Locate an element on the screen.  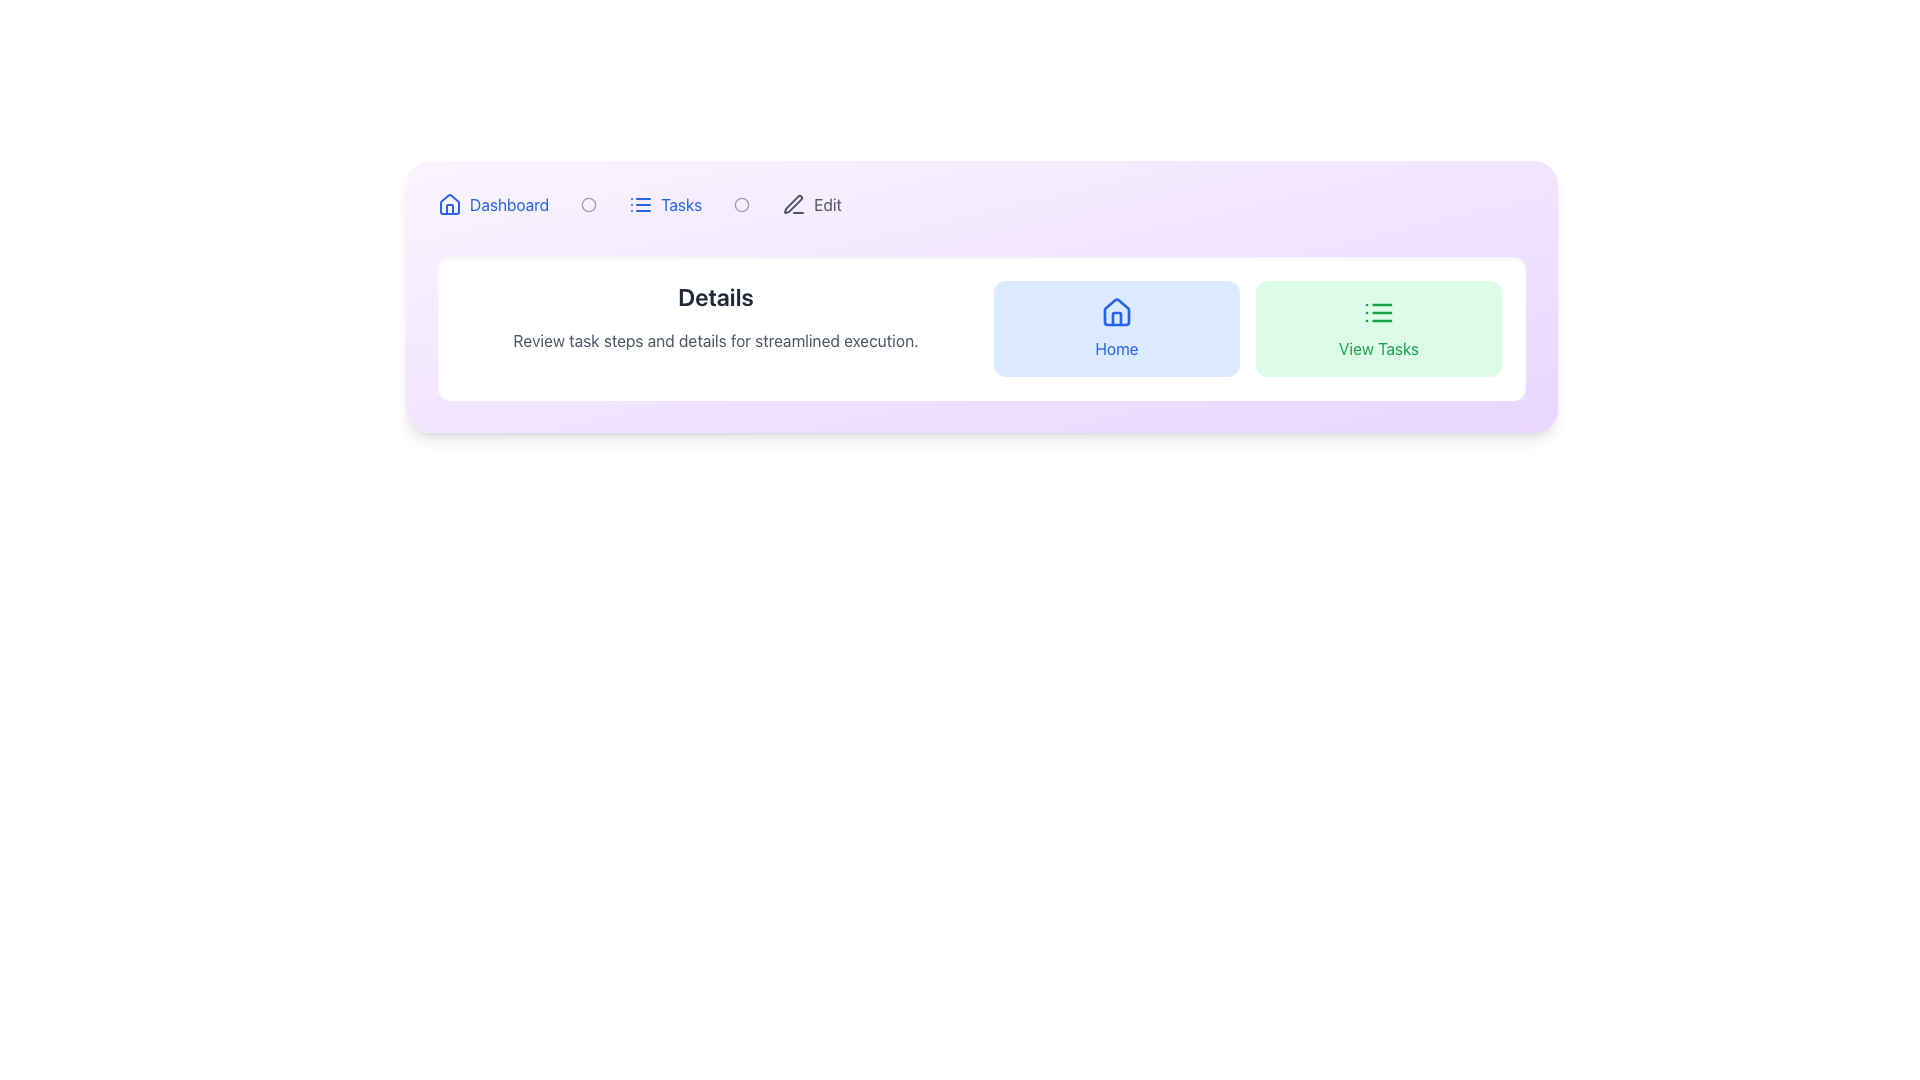
the interactive toggle button represented by the Circle located in the navigation bar between 'Dashboard' and 'Tasks' is located at coordinates (588, 204).